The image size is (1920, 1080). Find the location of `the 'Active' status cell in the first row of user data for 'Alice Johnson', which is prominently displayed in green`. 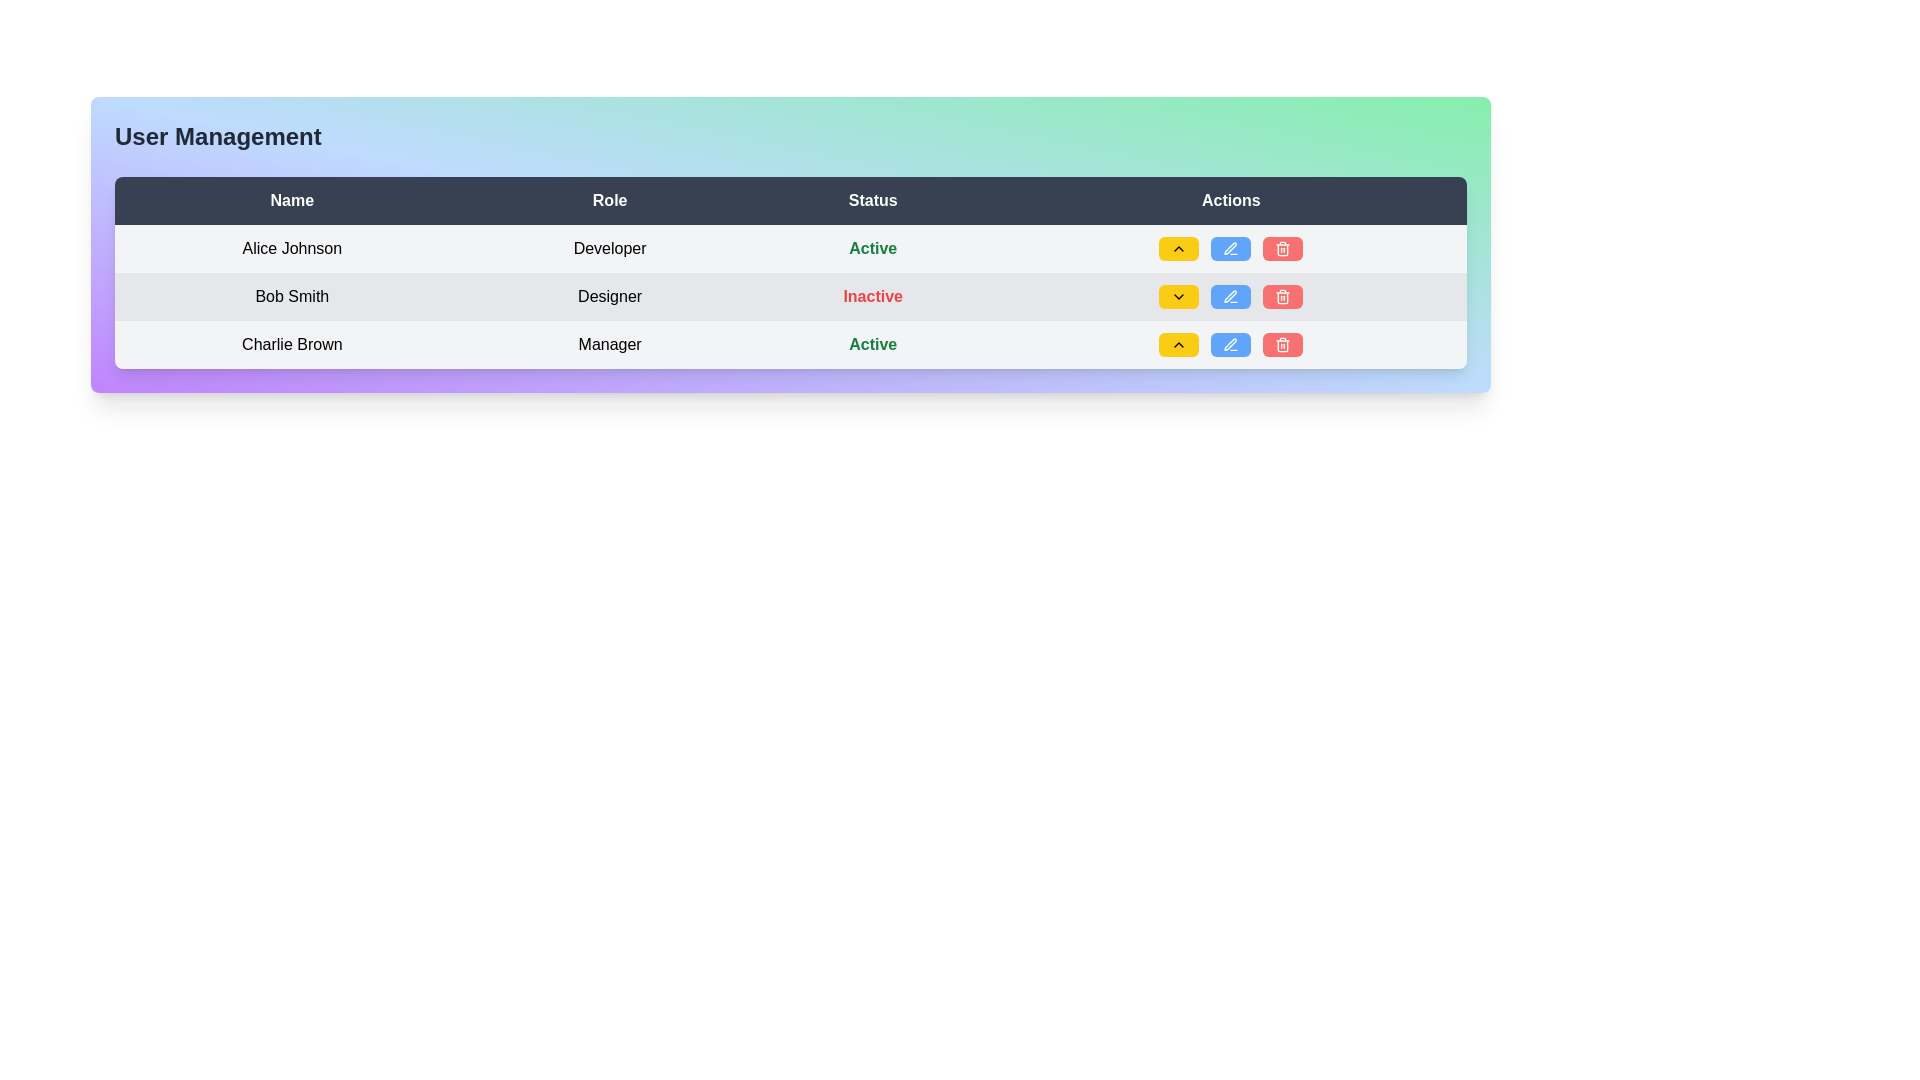

the 'Active' status cell in the first row of user data for 'Alice Johnson', which is prominently displayed in green is located at coordinates (790, 248).